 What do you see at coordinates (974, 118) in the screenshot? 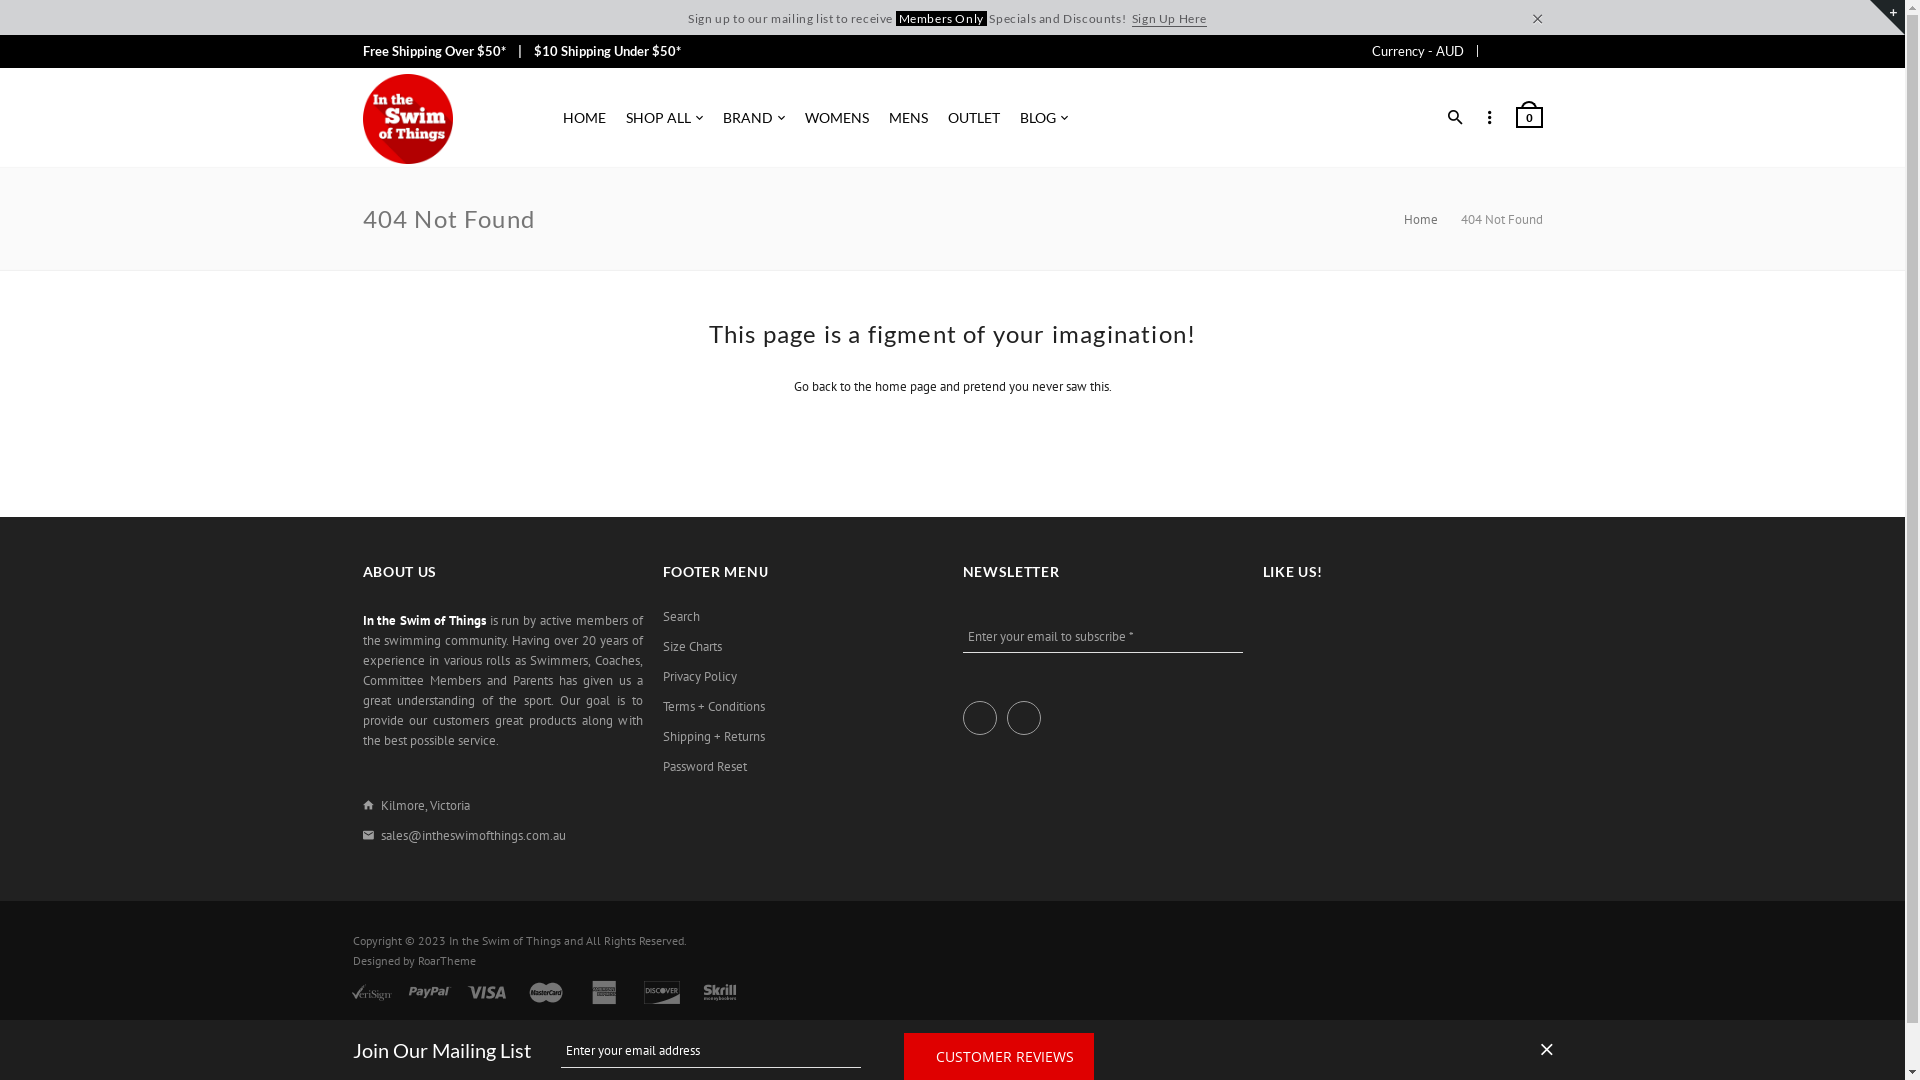
I see `'OUTLET'` at bounding box center [974, 118].